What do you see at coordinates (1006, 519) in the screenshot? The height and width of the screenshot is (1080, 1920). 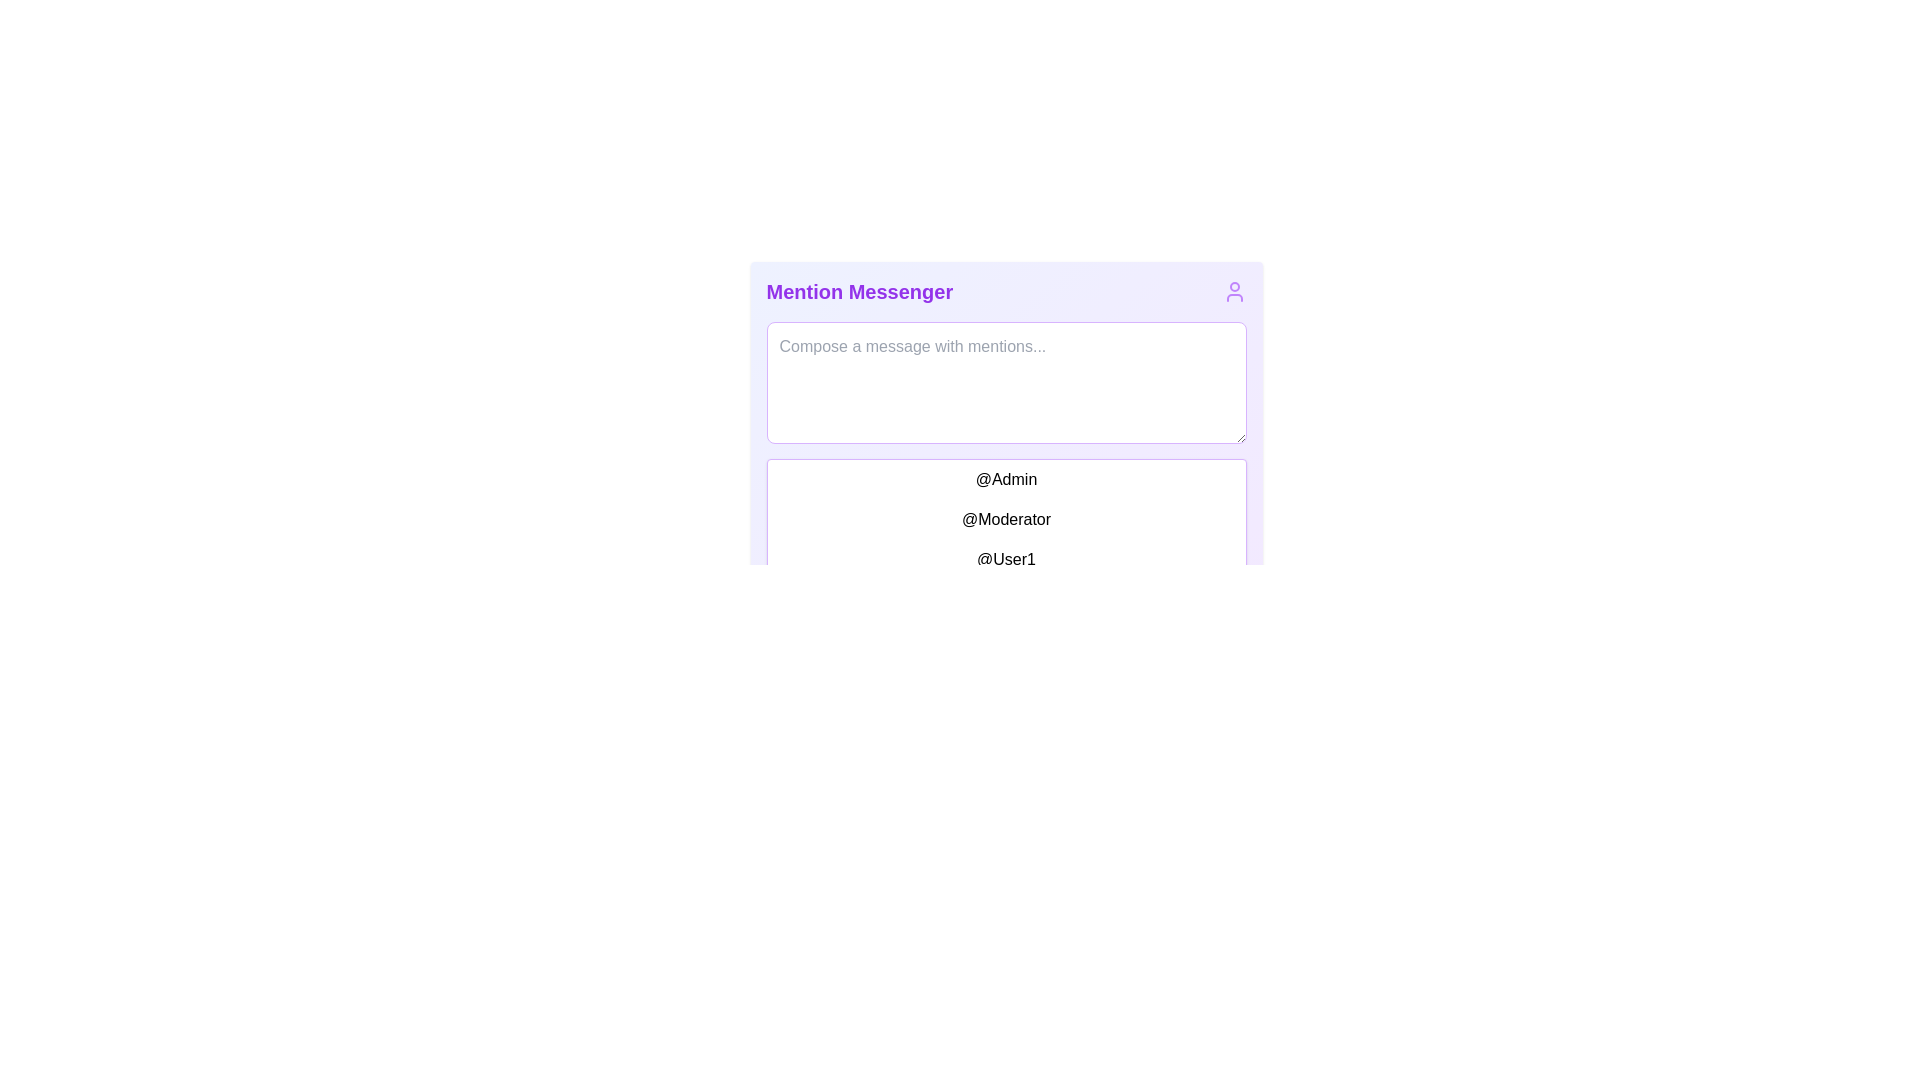 I see `the selectable user mention element that is the second in the list beneath the input box, following '@Admin' and preceding '@User1'` at bounding box center [1006, 519].